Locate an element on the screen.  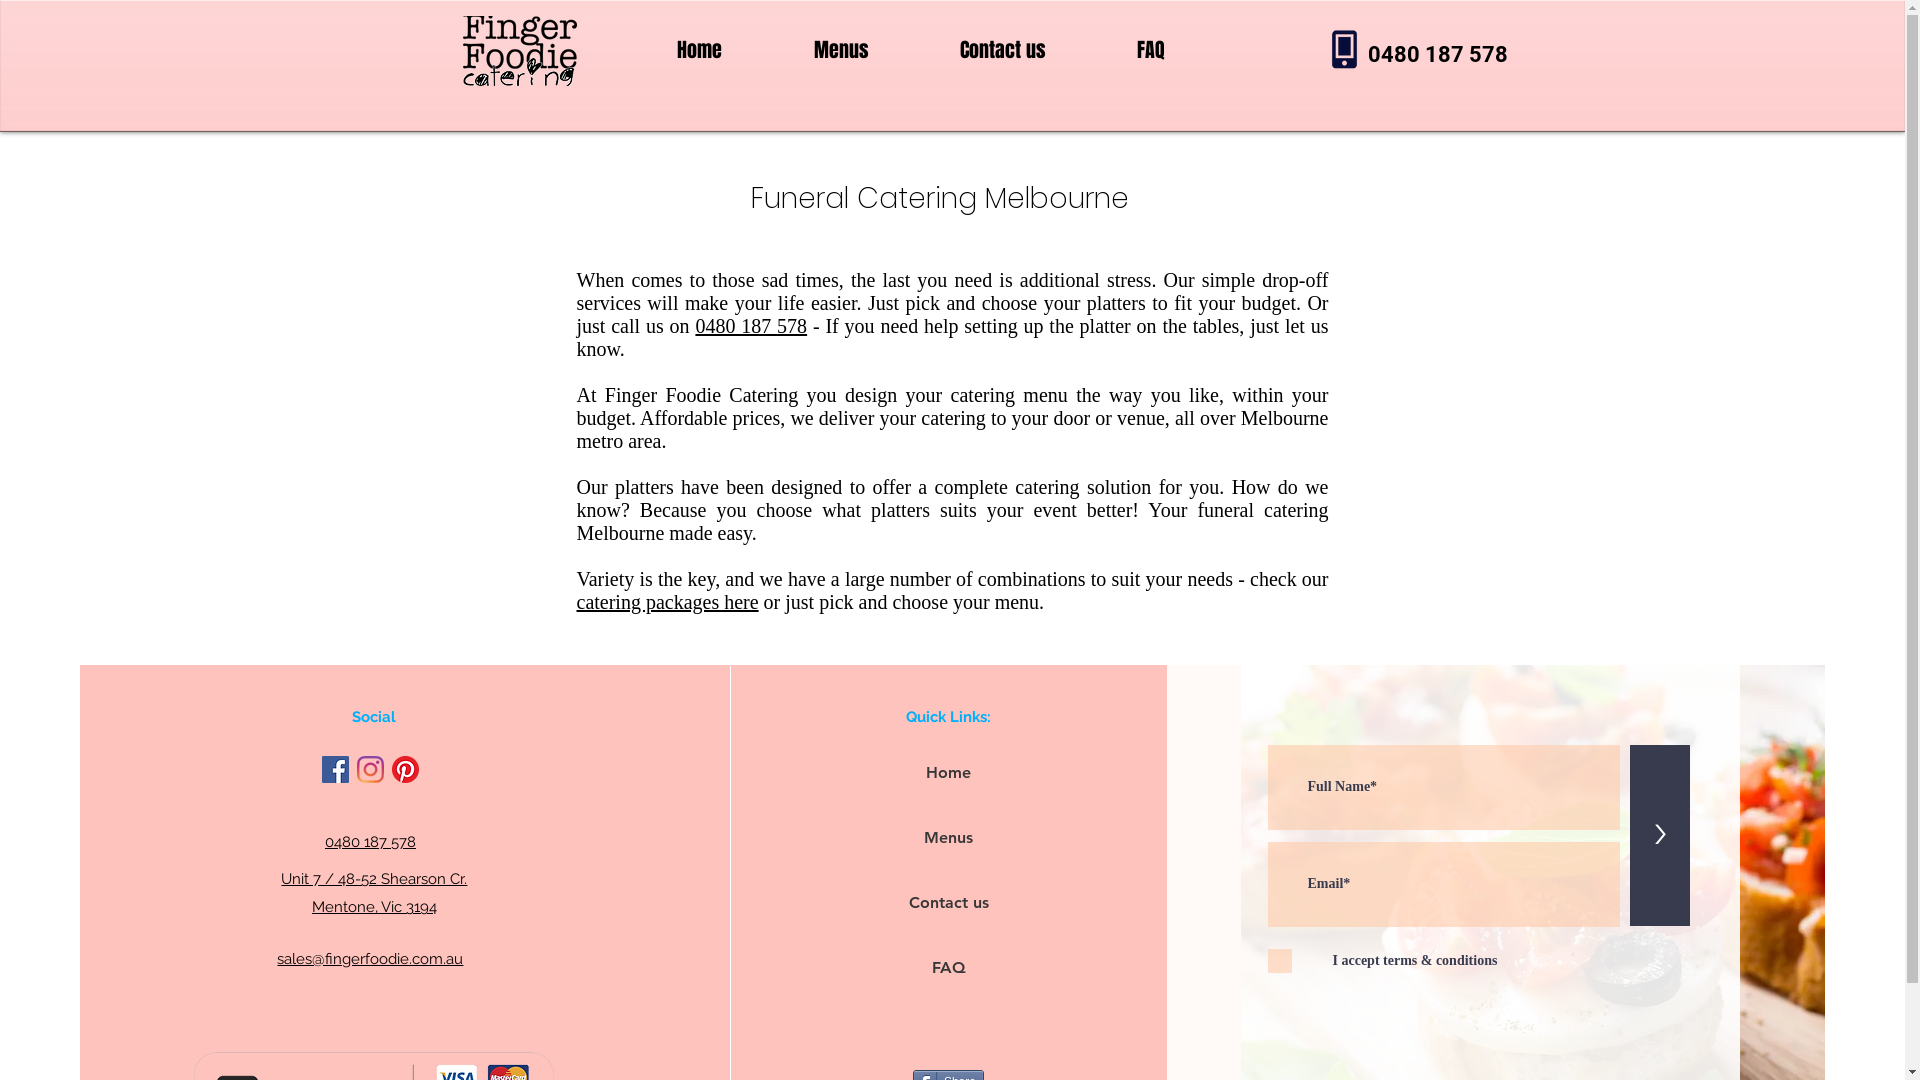
'>' is located at coordinates (1660, 835).